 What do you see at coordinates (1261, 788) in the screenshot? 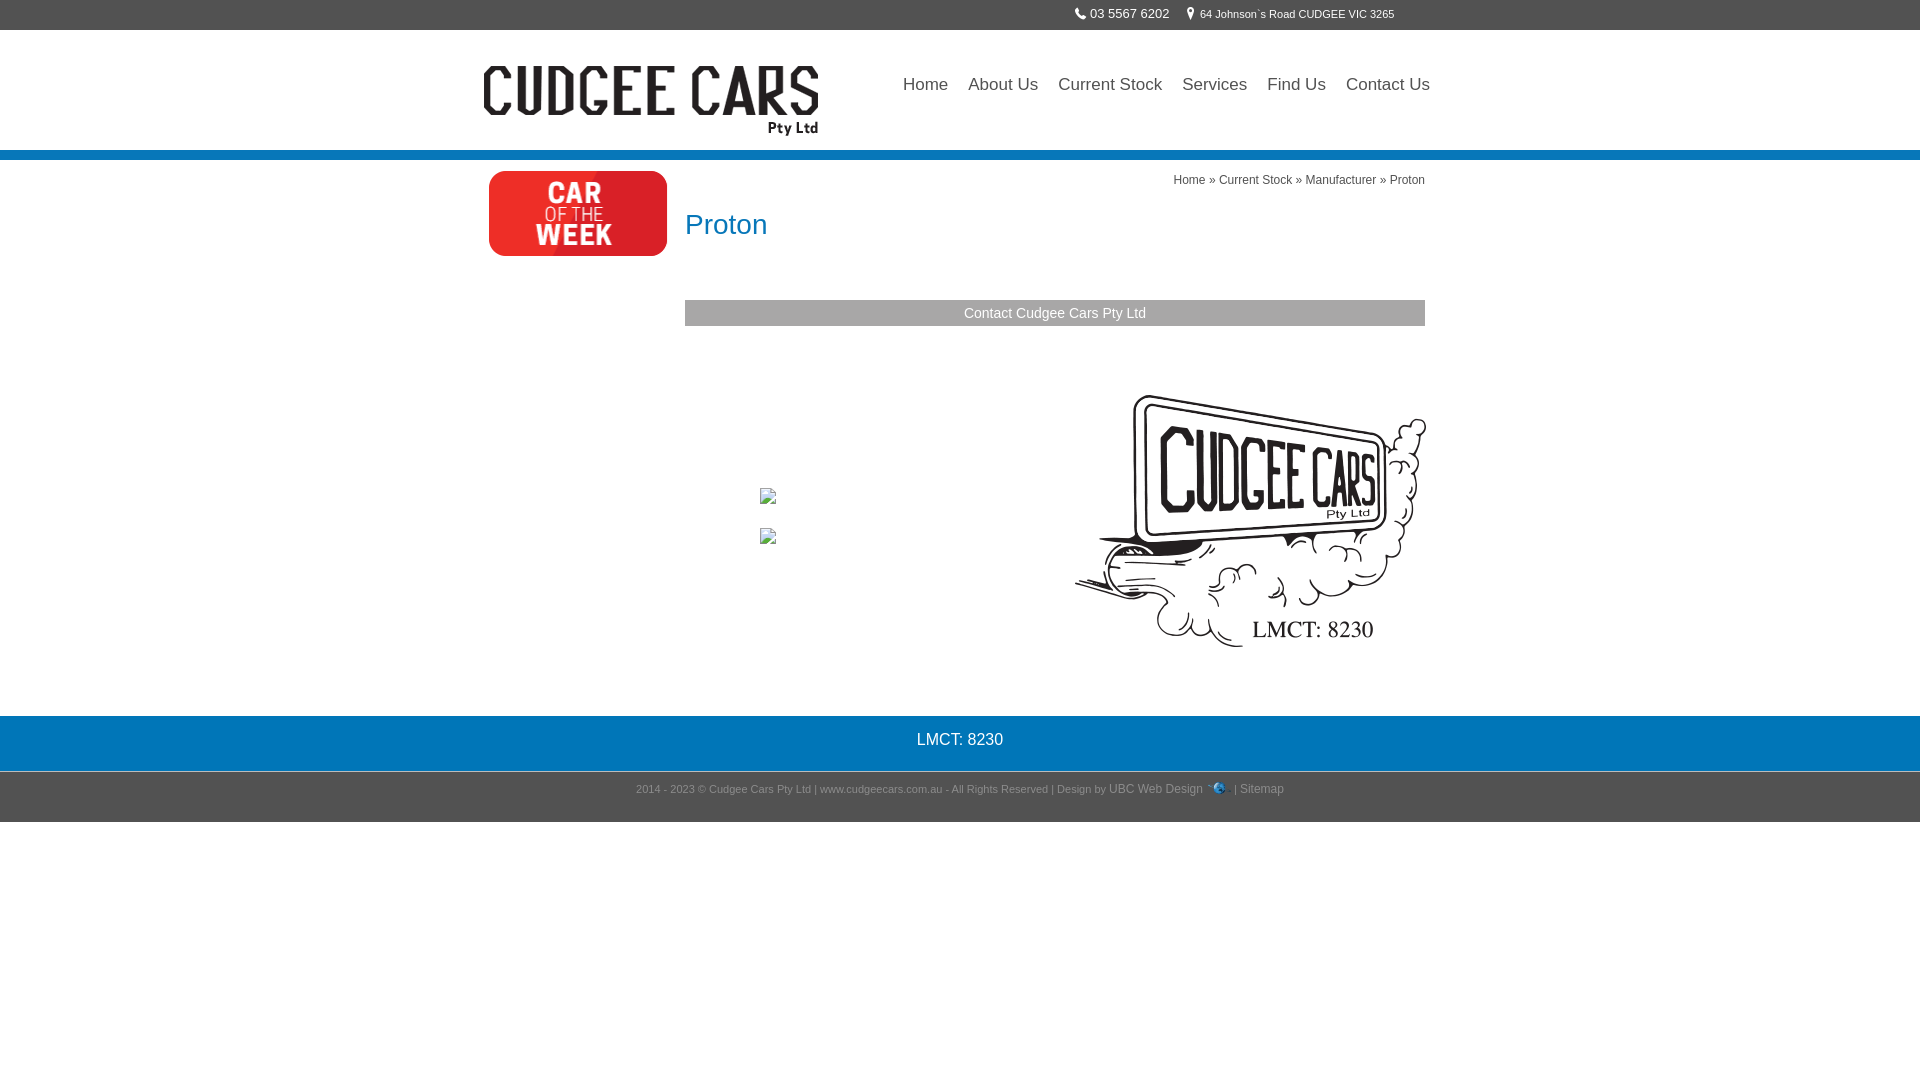
I see `'Sitemap'` at bounding box center [1261, 788].